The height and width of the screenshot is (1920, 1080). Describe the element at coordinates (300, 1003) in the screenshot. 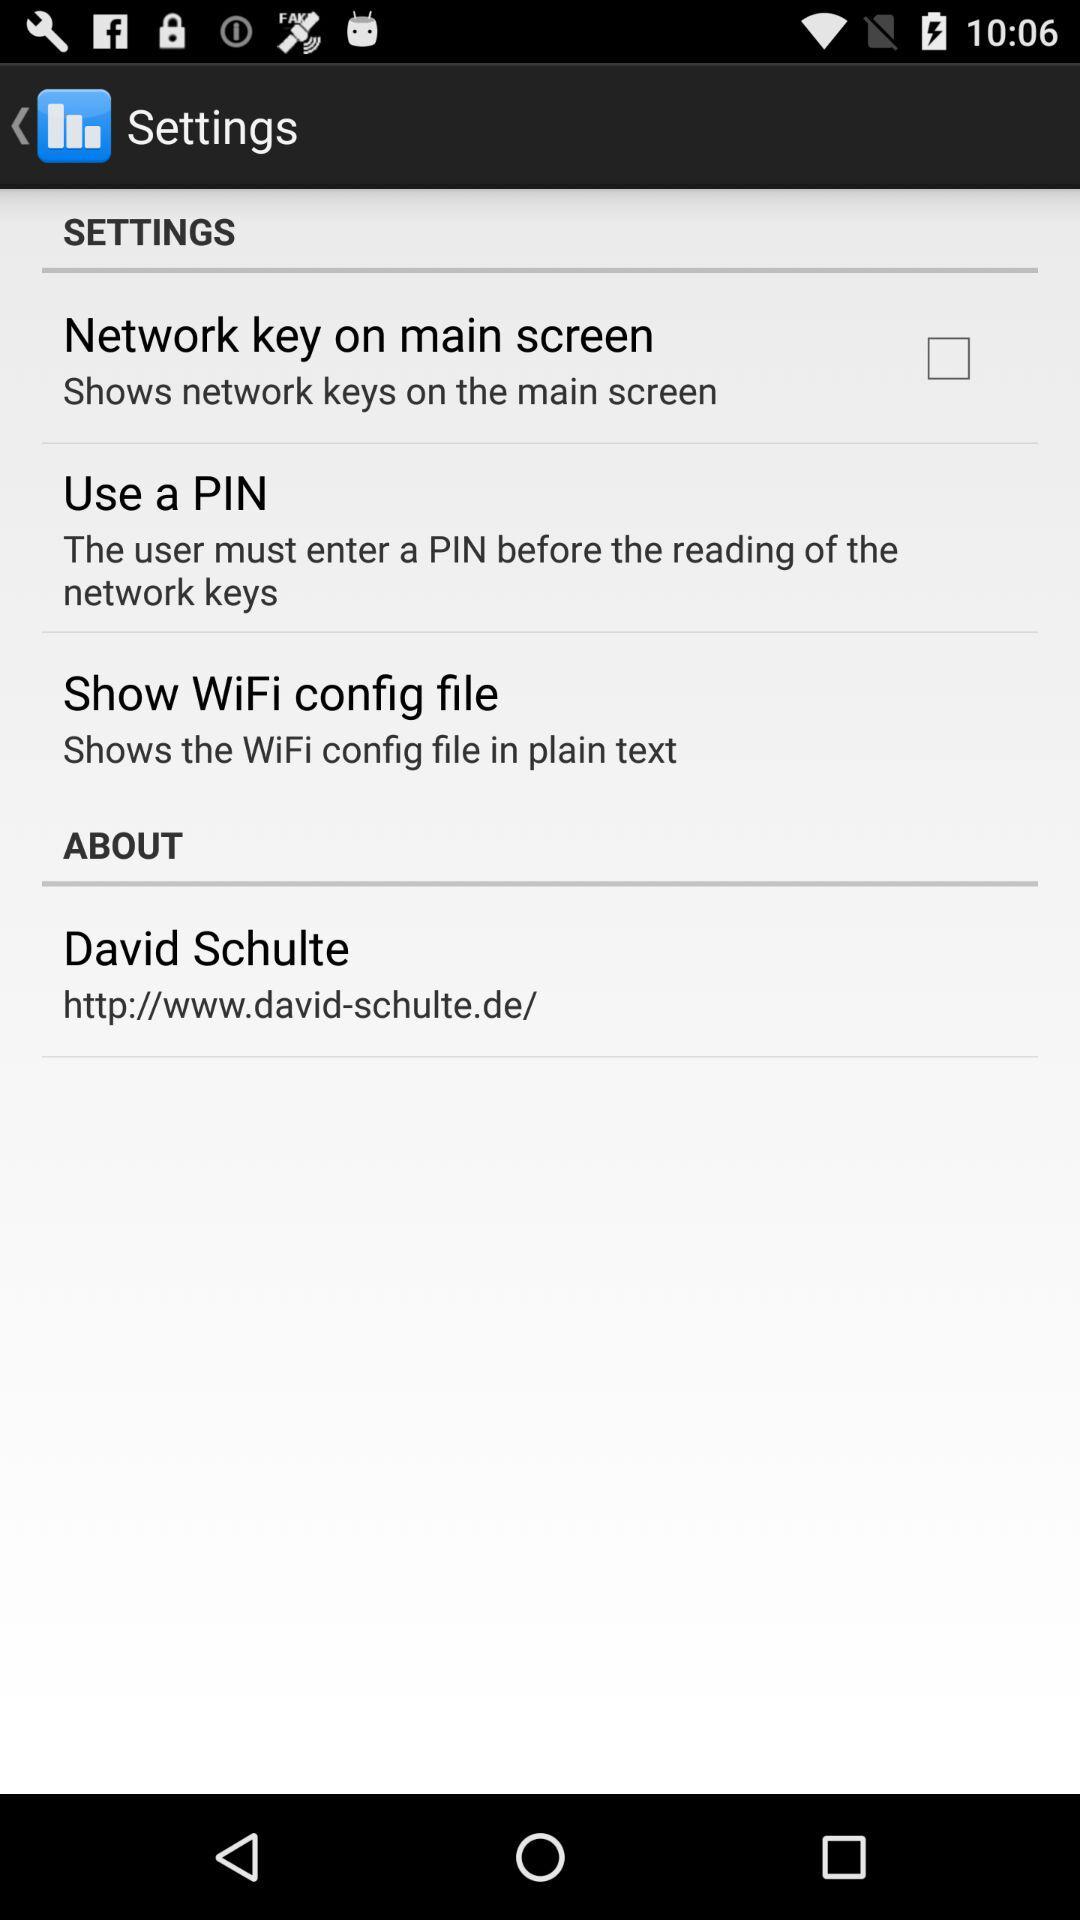

I see `http www david` at that location.